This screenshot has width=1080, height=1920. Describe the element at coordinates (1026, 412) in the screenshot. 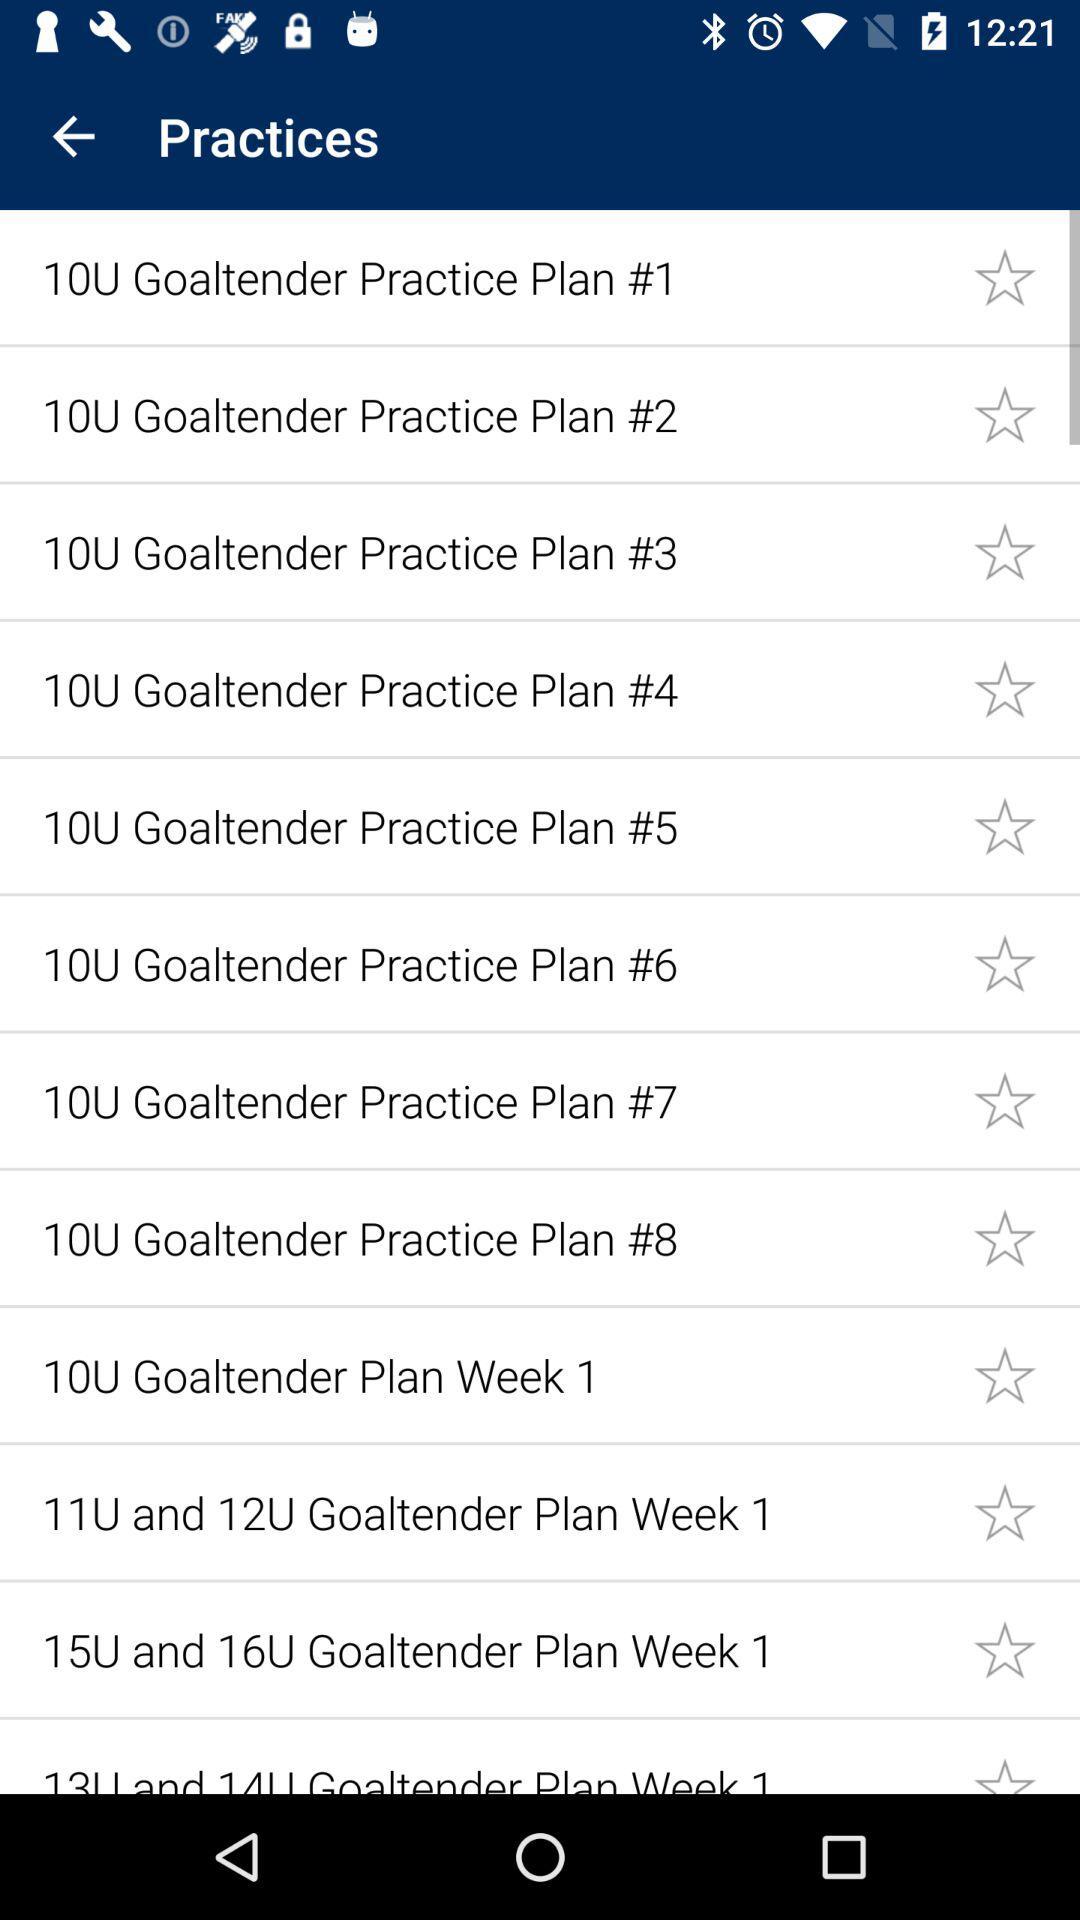

I see `mark as favorite` at that location.